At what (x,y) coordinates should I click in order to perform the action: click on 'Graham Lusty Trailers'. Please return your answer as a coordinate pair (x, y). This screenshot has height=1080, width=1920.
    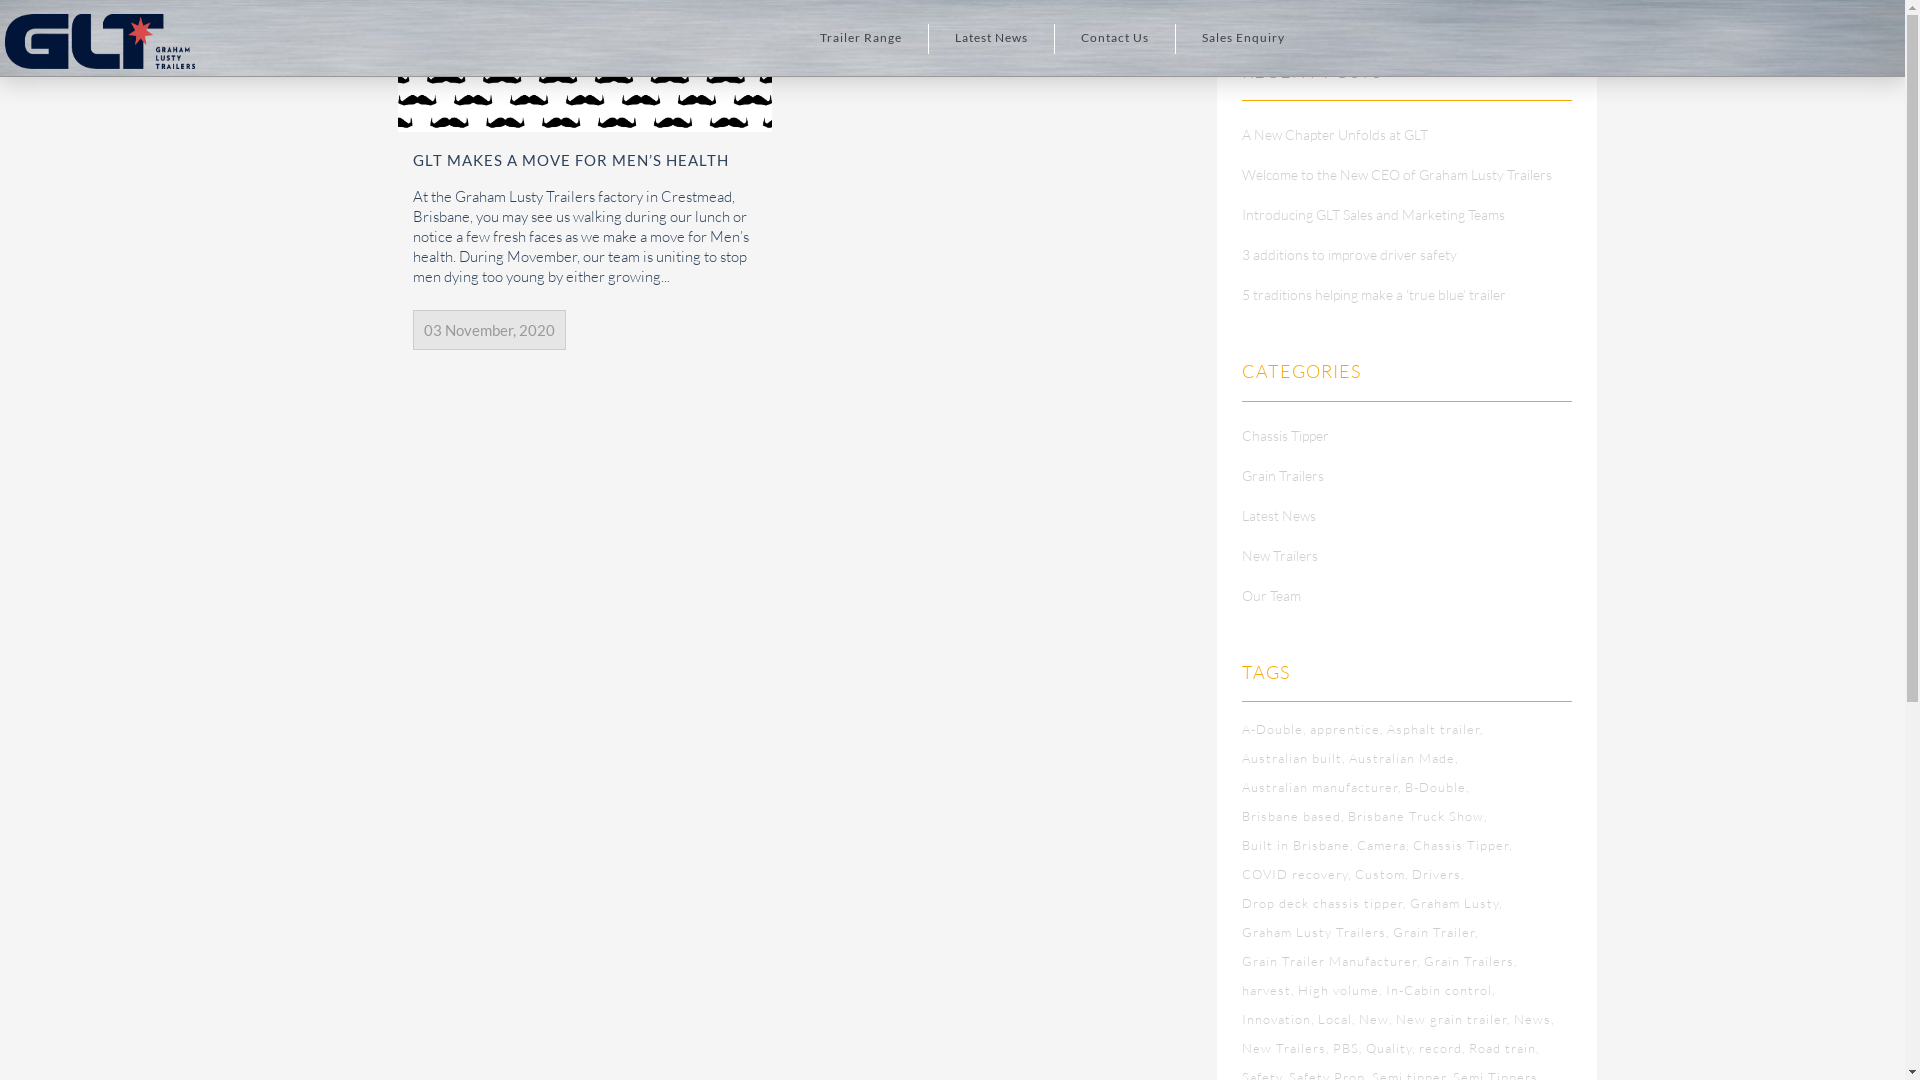
    Looking at the image, I should click on (1315, 932).